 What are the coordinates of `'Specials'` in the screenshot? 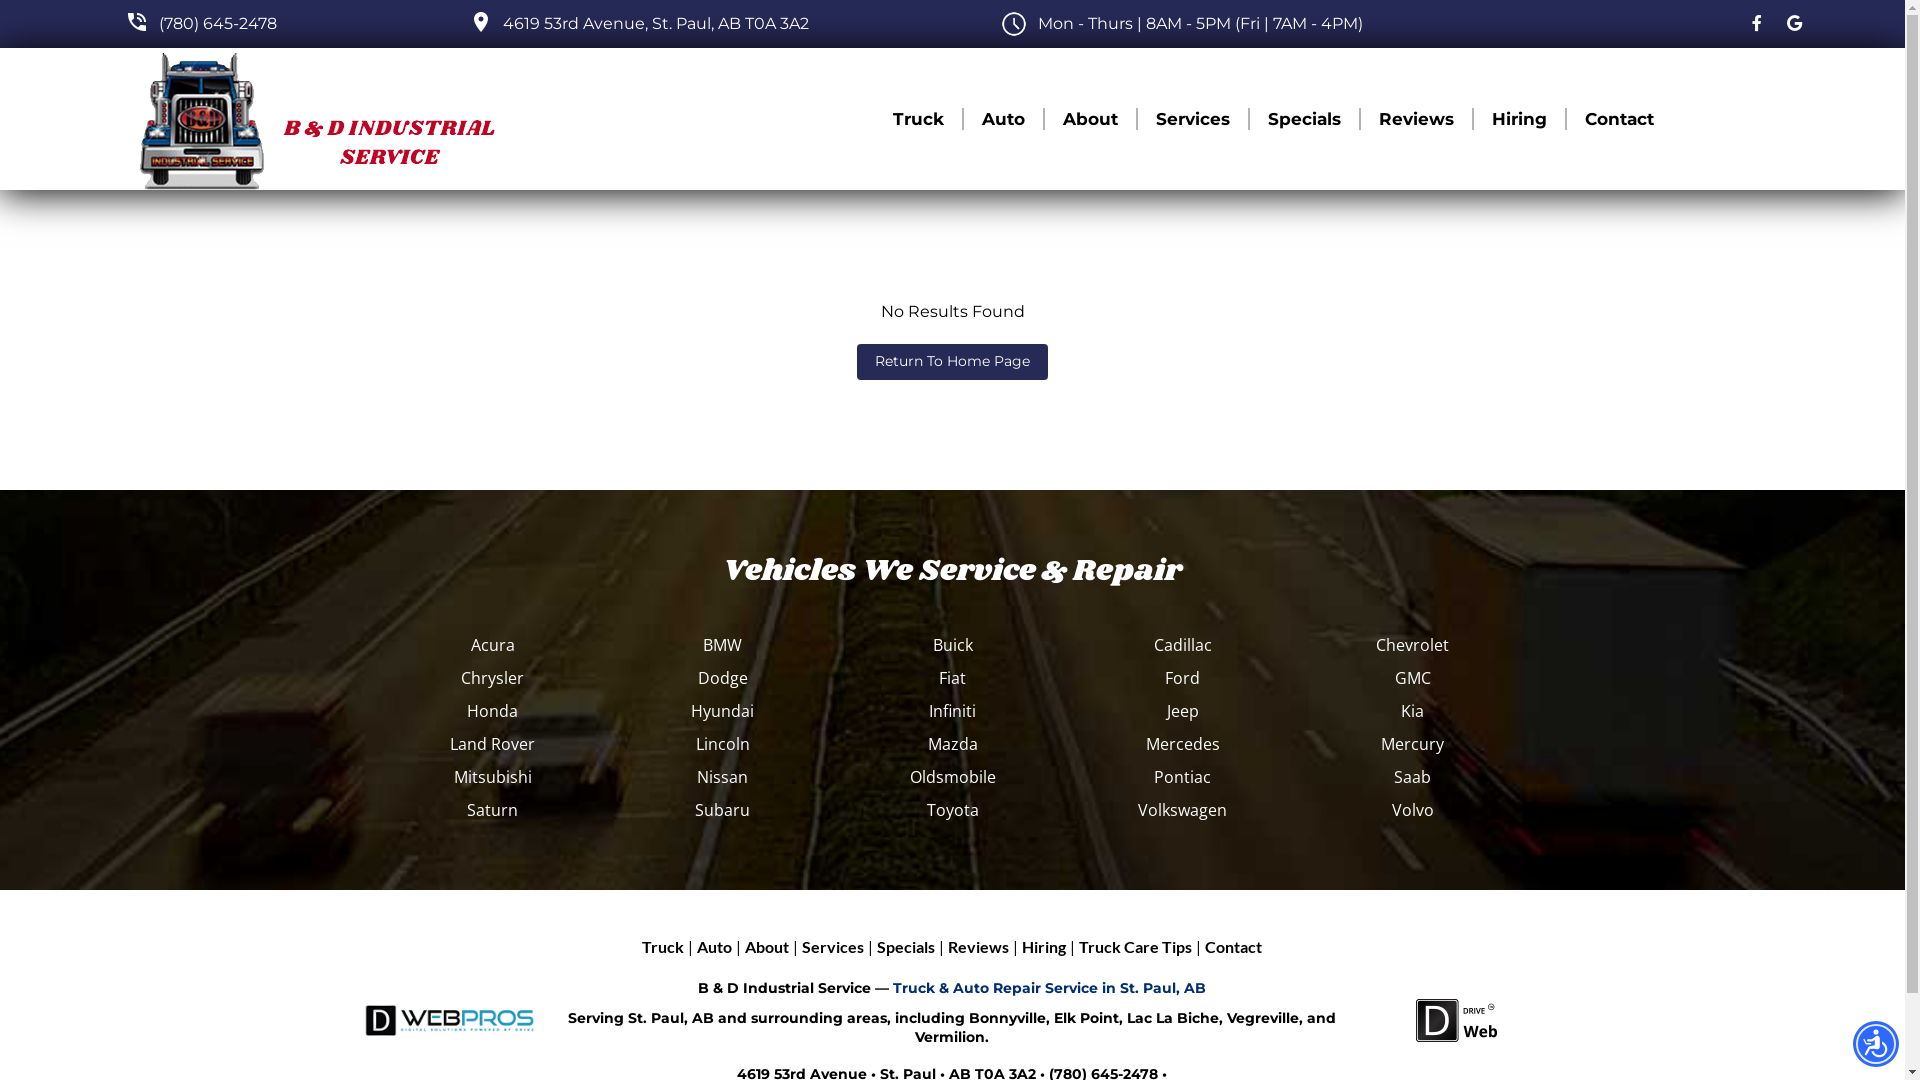 It's located at (905, 946).